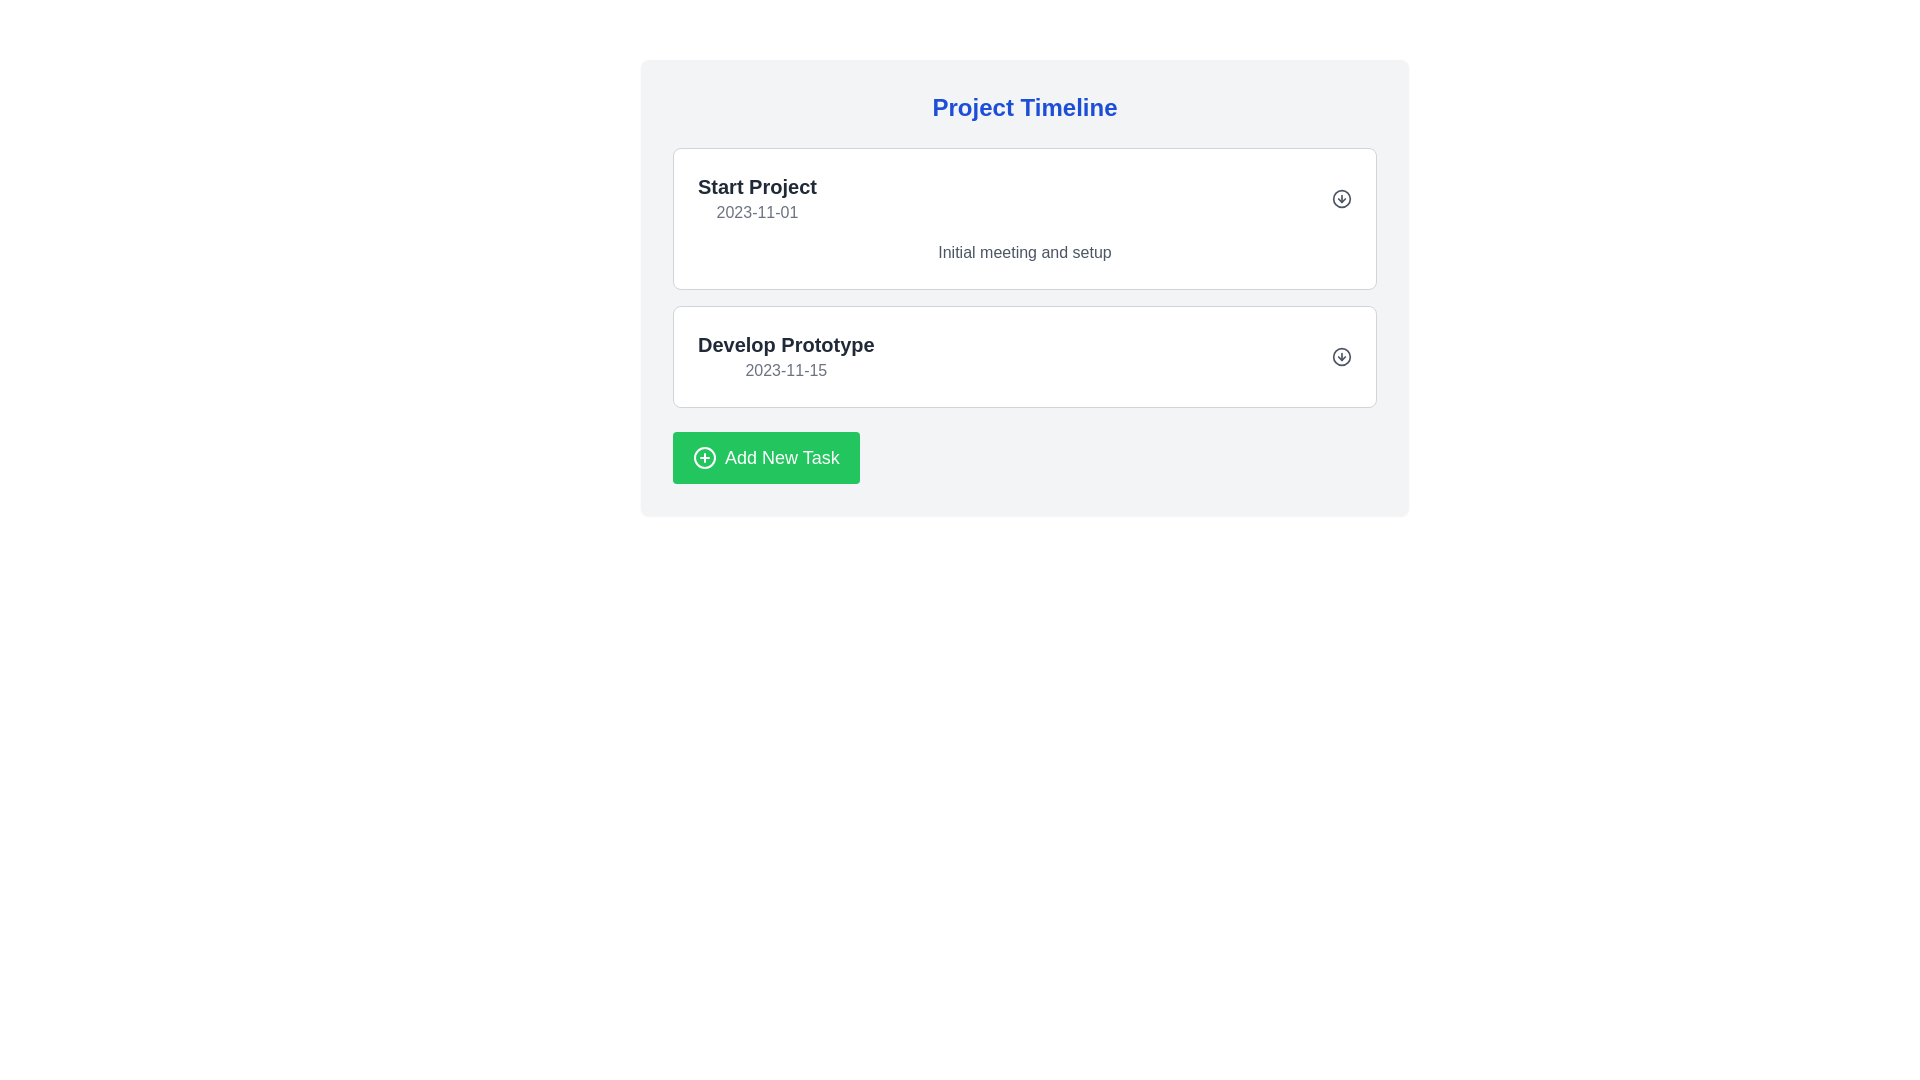  Describe the element at coordinates (785, 343) in the screenshot. I see `the static text label located in the second task card below the 'Start Project' task` at that location.